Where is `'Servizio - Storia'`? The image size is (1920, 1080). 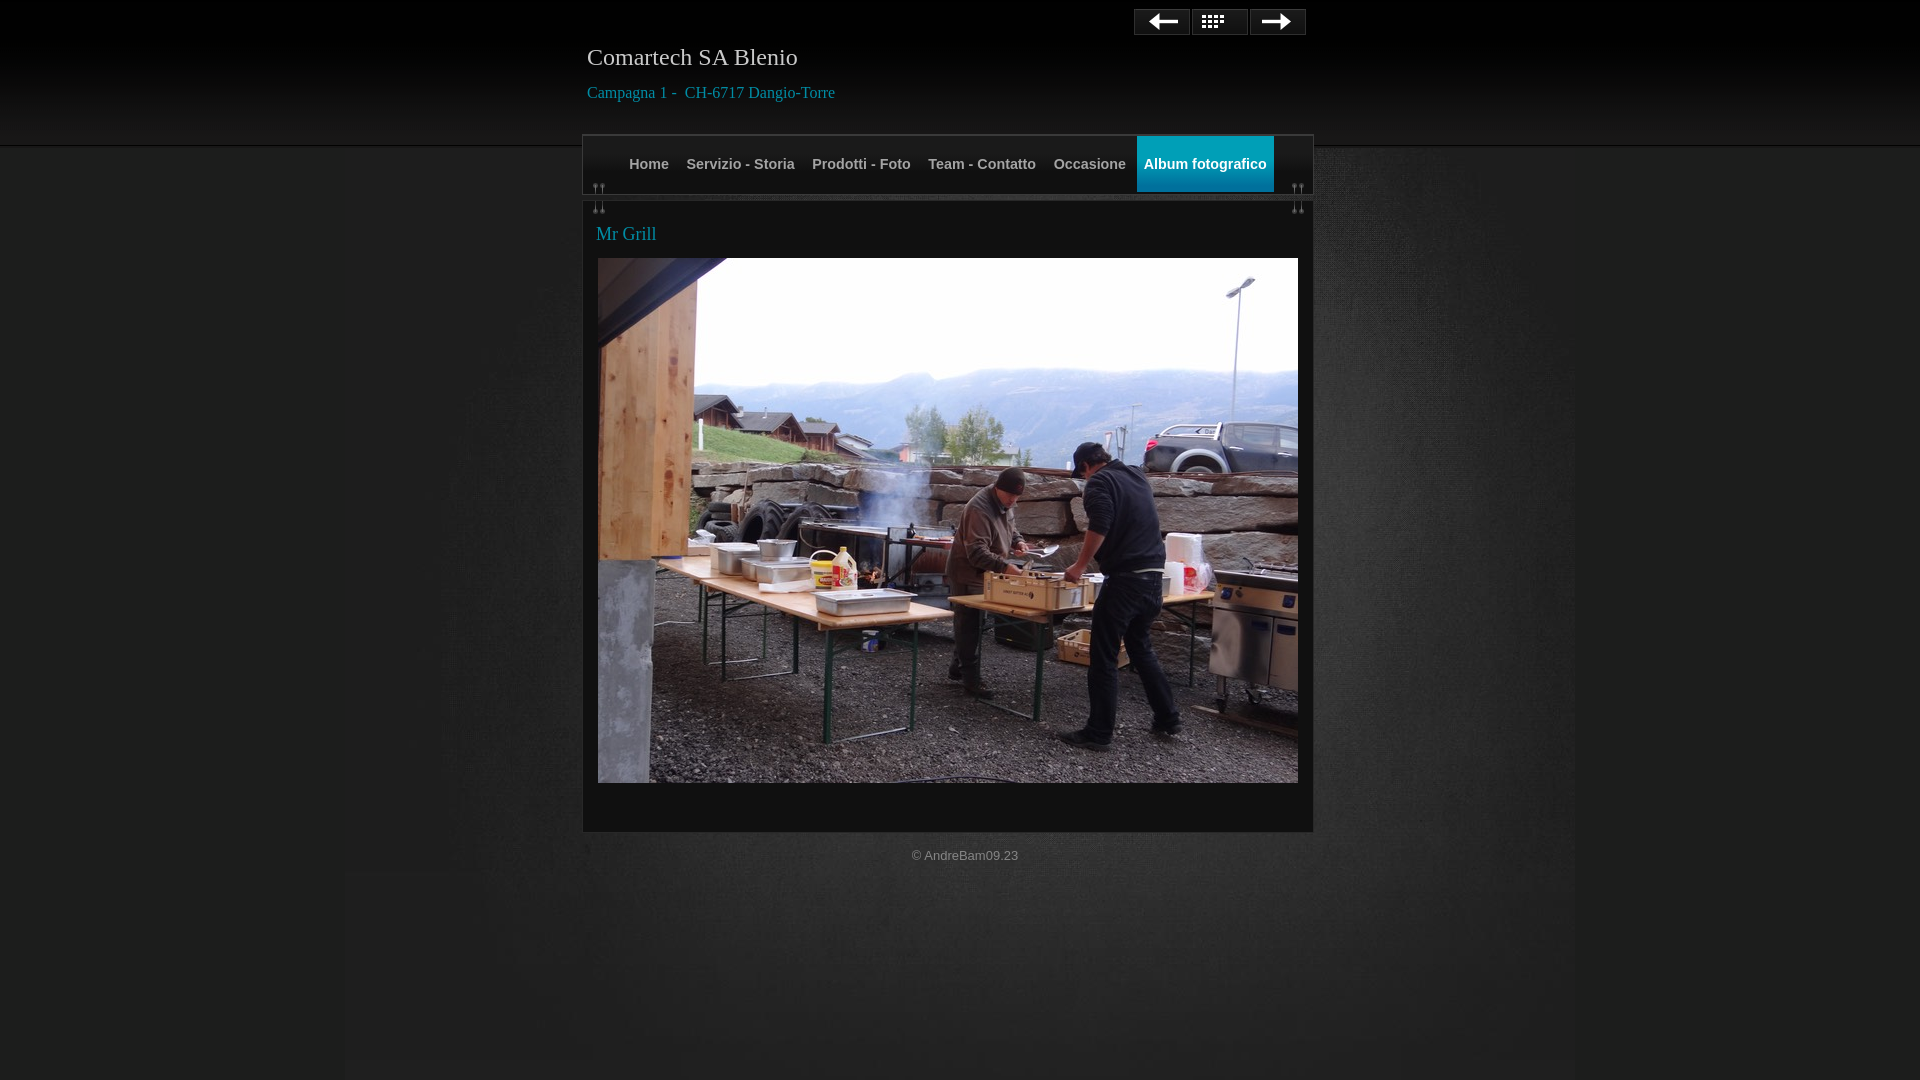 'Servizio - Storia' is located at coordinates (739, 163).